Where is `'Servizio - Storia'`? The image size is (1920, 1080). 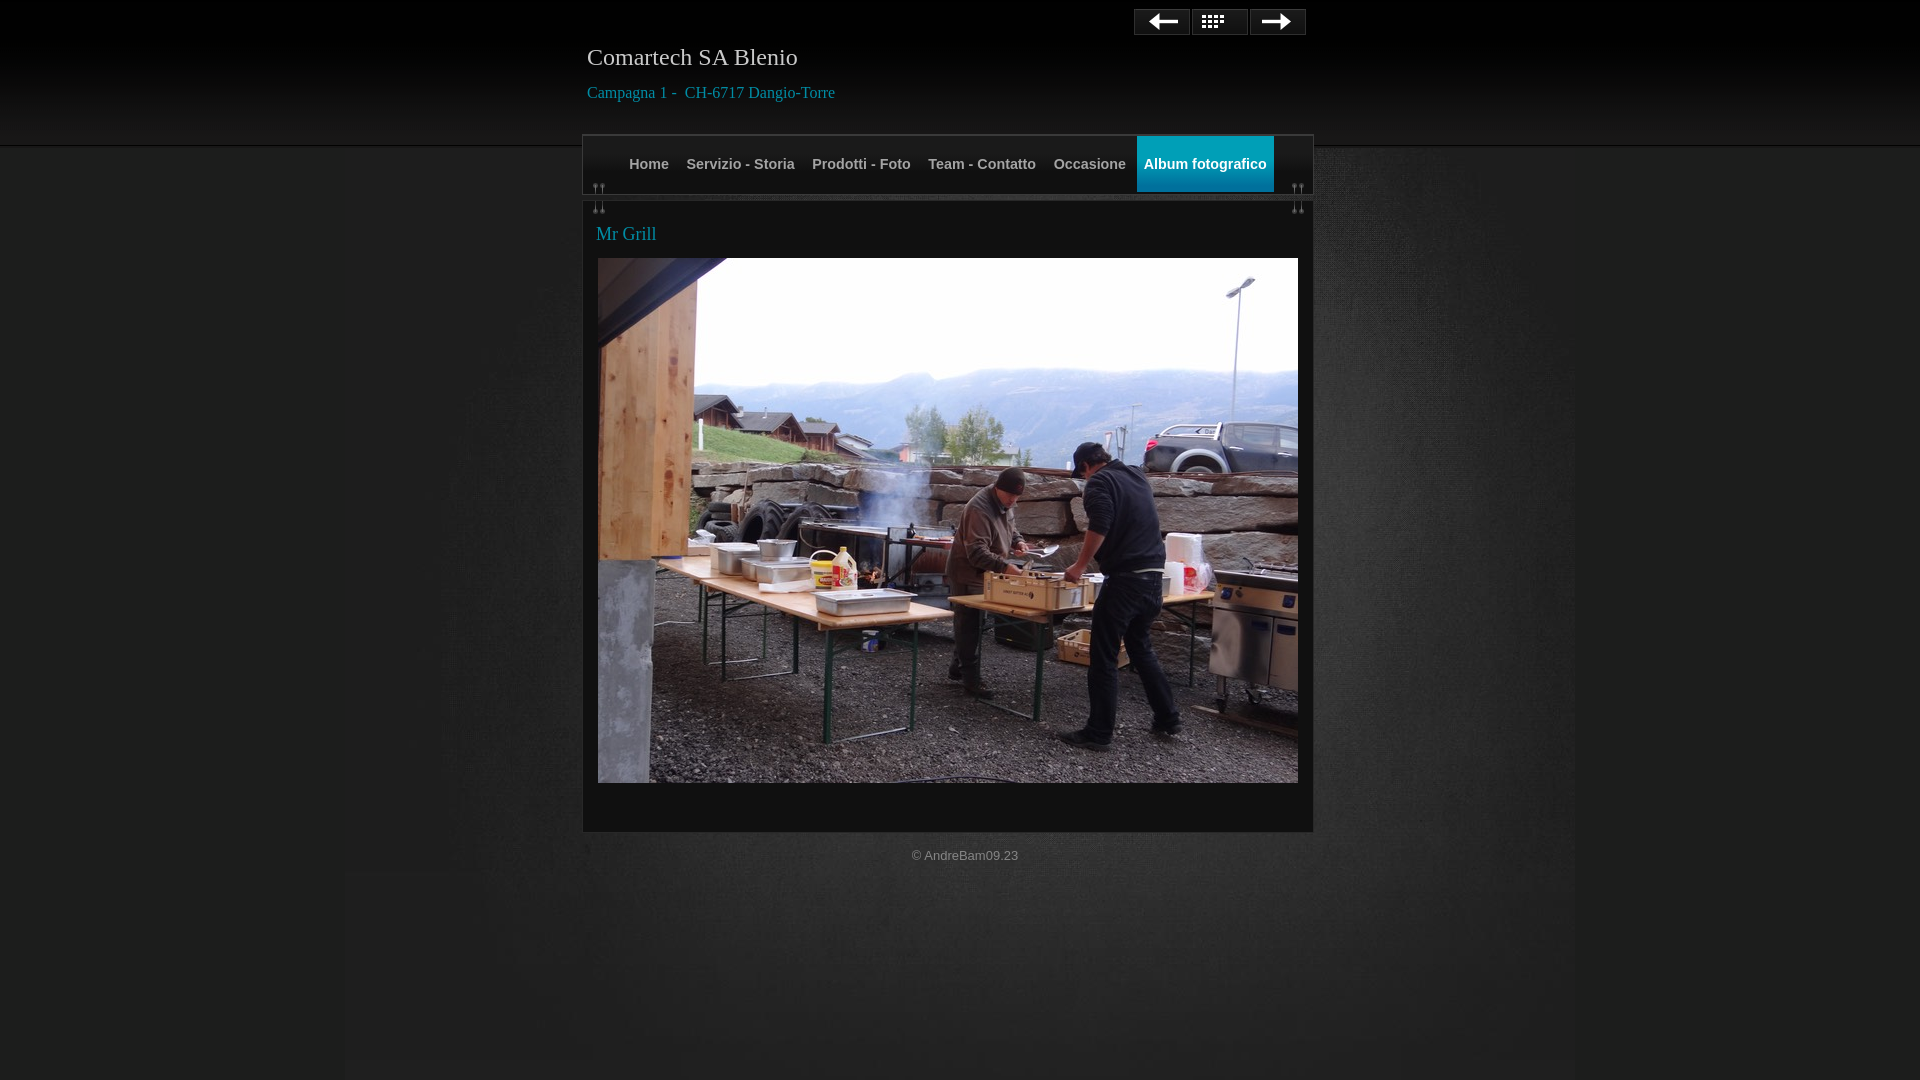 'Servizio - Storia' is located at coordinates (739, 163).